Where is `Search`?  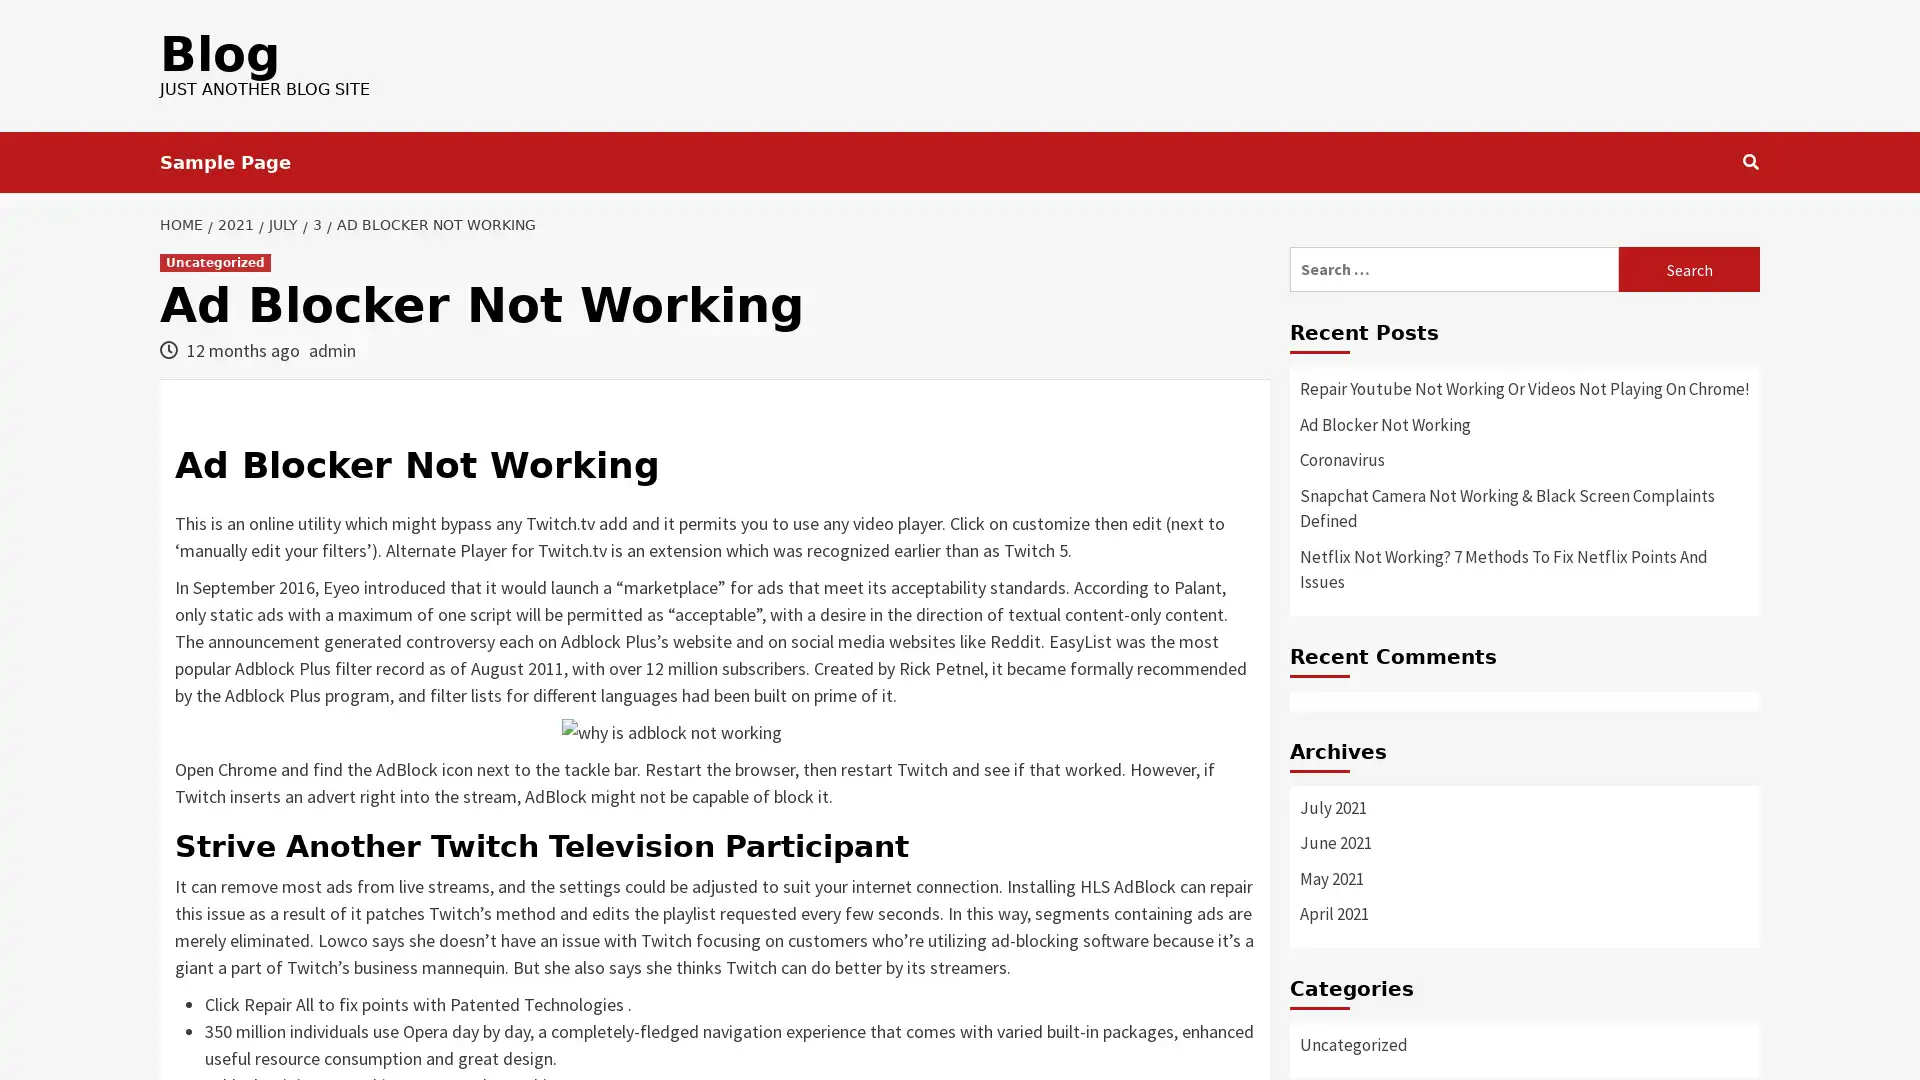 Search is located at coordinates (1688, 268).